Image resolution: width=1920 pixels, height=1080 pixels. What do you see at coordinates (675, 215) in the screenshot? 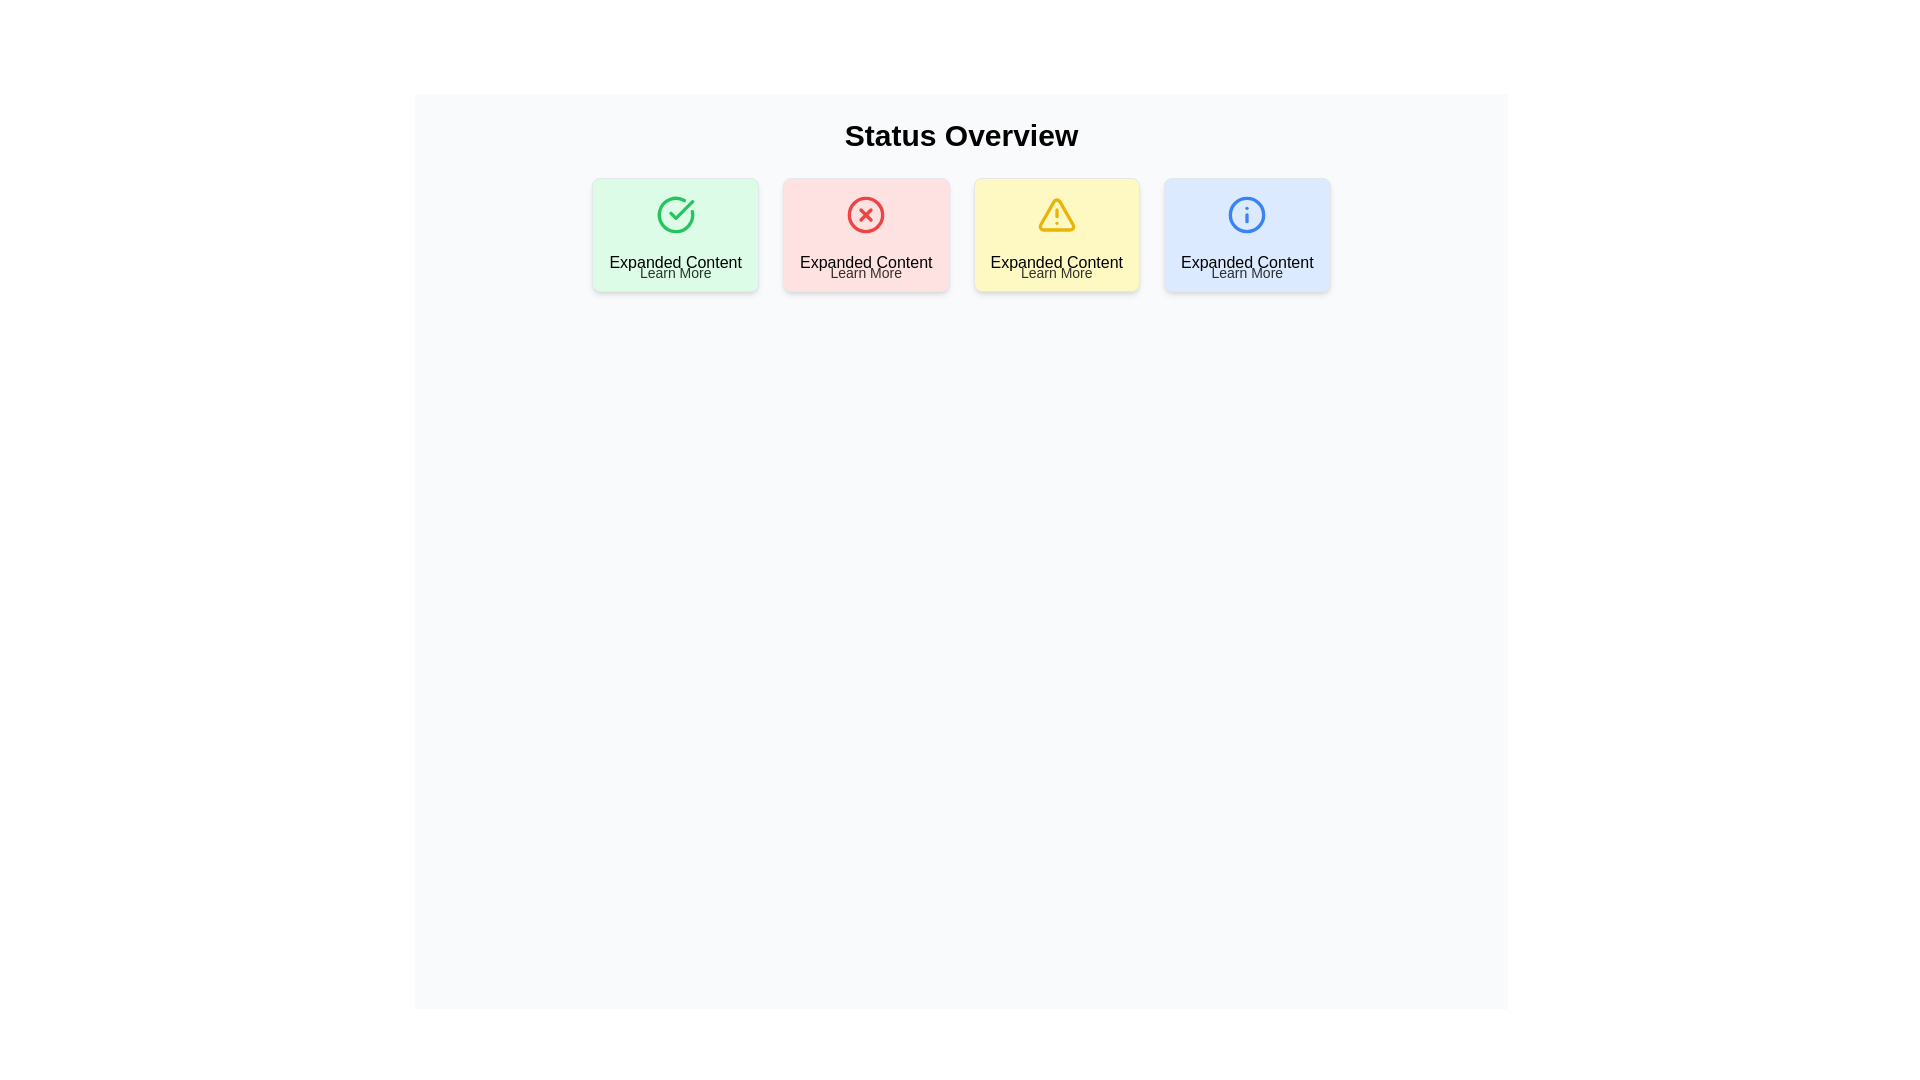
I see `the green checkmark icon located within the first green status card in a row of four status cards, indicating a successful status` at bounding box center [675, 215].